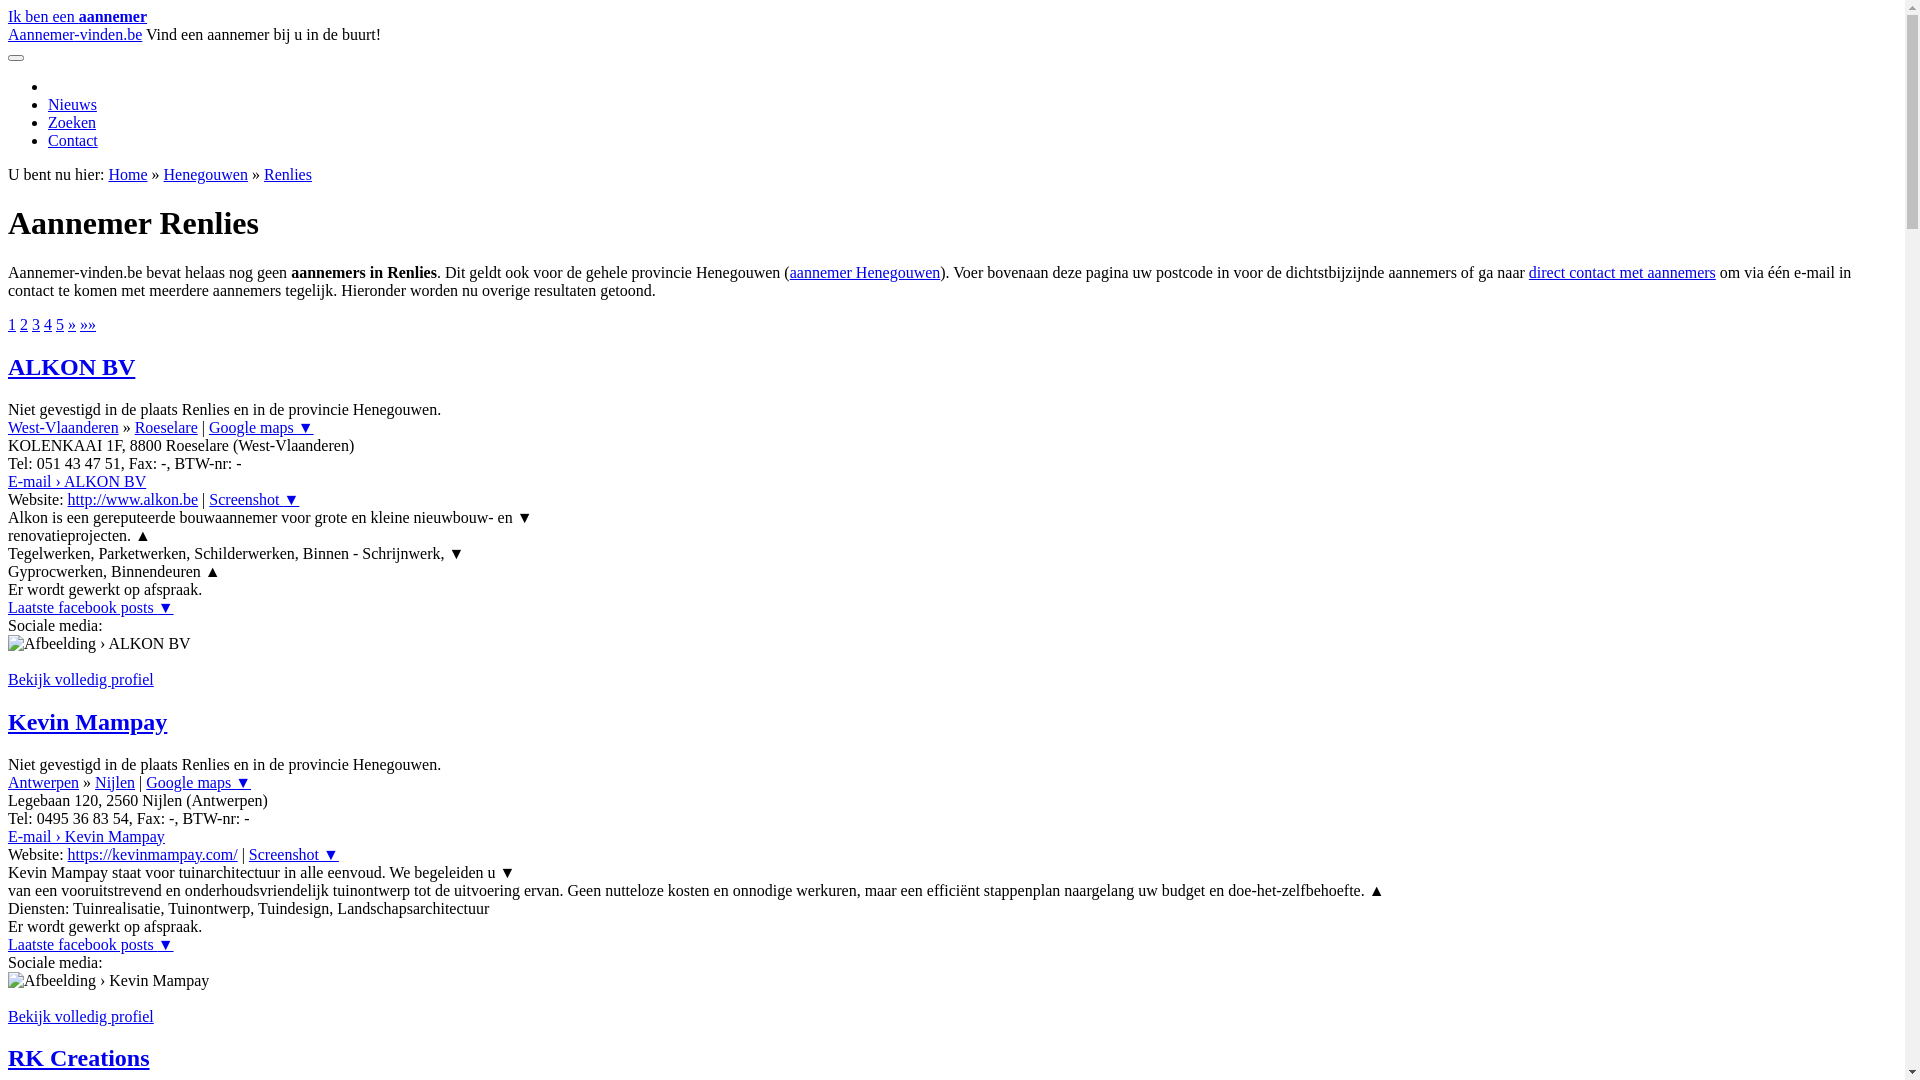 The height and width of the screenshot is (1080, 1920). Describe the element at coordinates (72, 104) in the screenshot. I see `'Nieuws'` at that location.